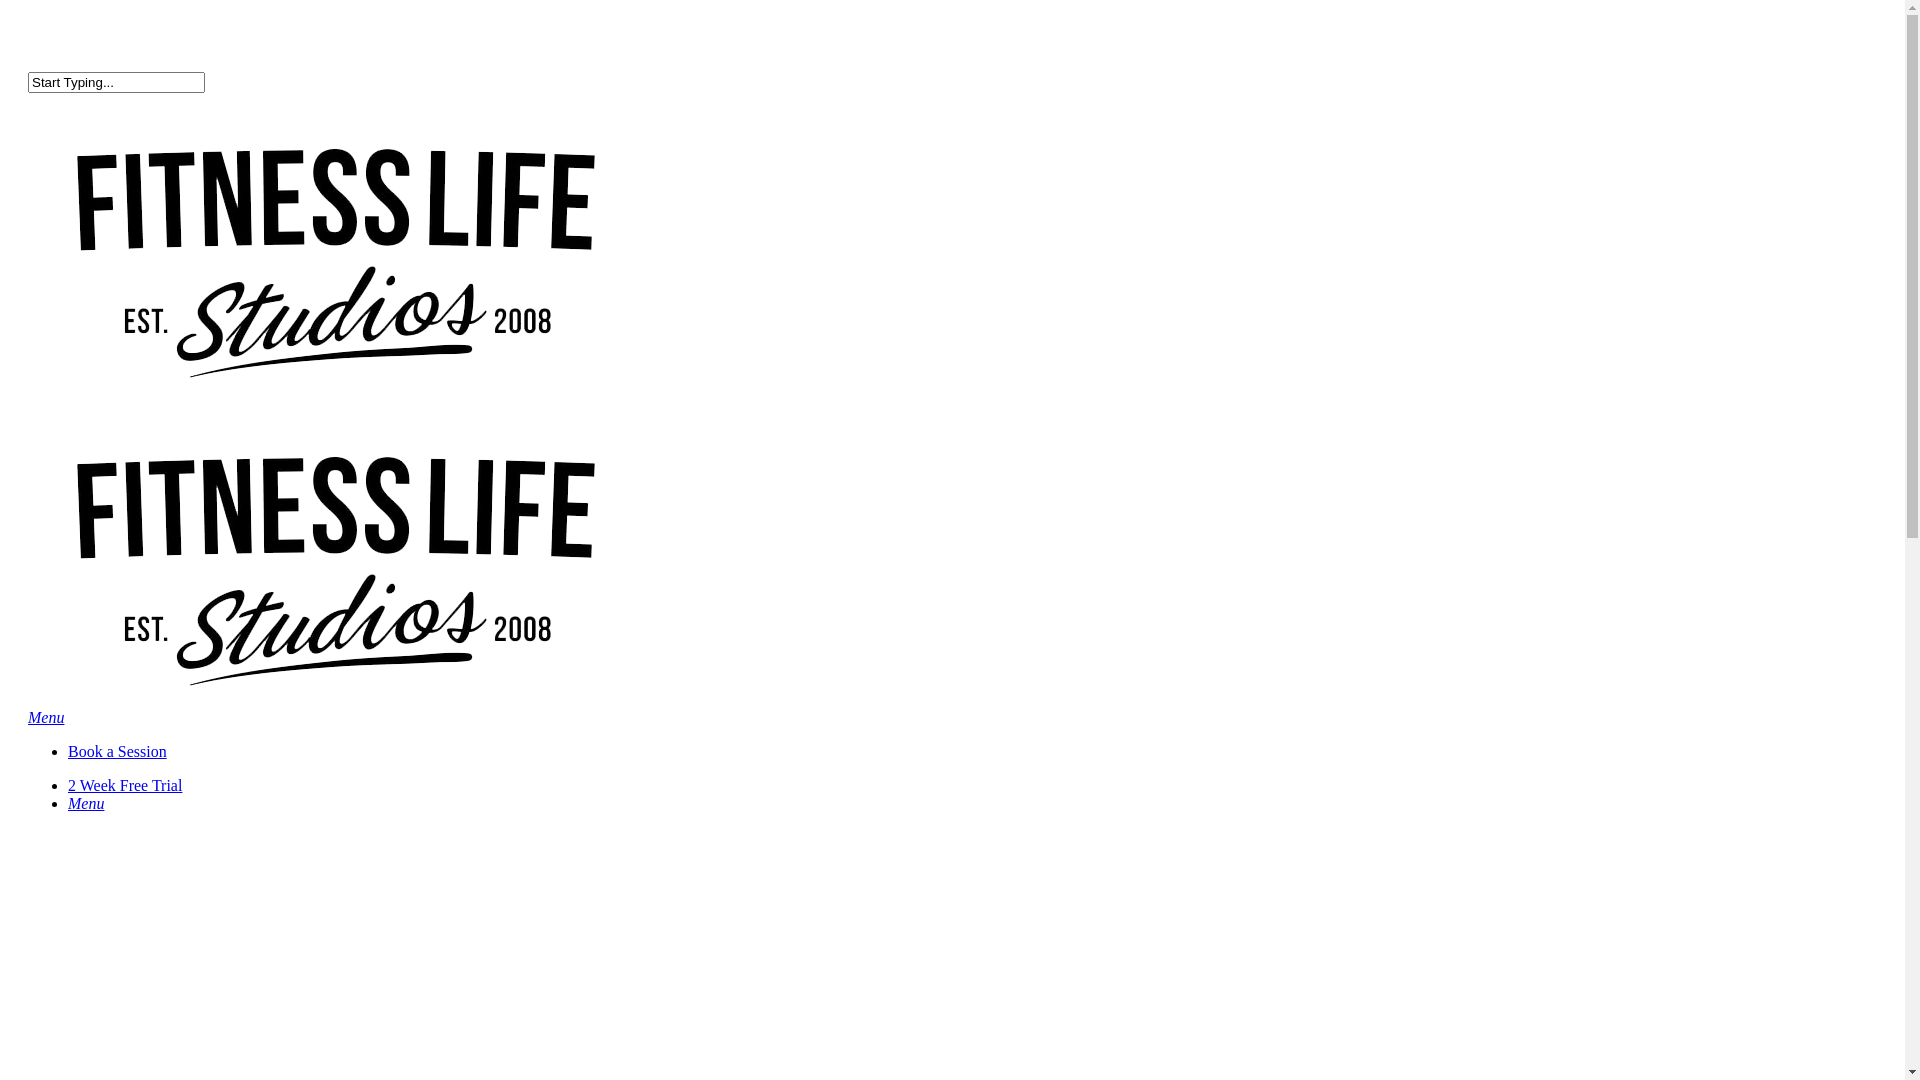 This screenshot has height=1080, width=1920. What do you see at coordinates (116, 751) in the screenshot?
I see `'Book a Session'` at bounding box center [116, 751].